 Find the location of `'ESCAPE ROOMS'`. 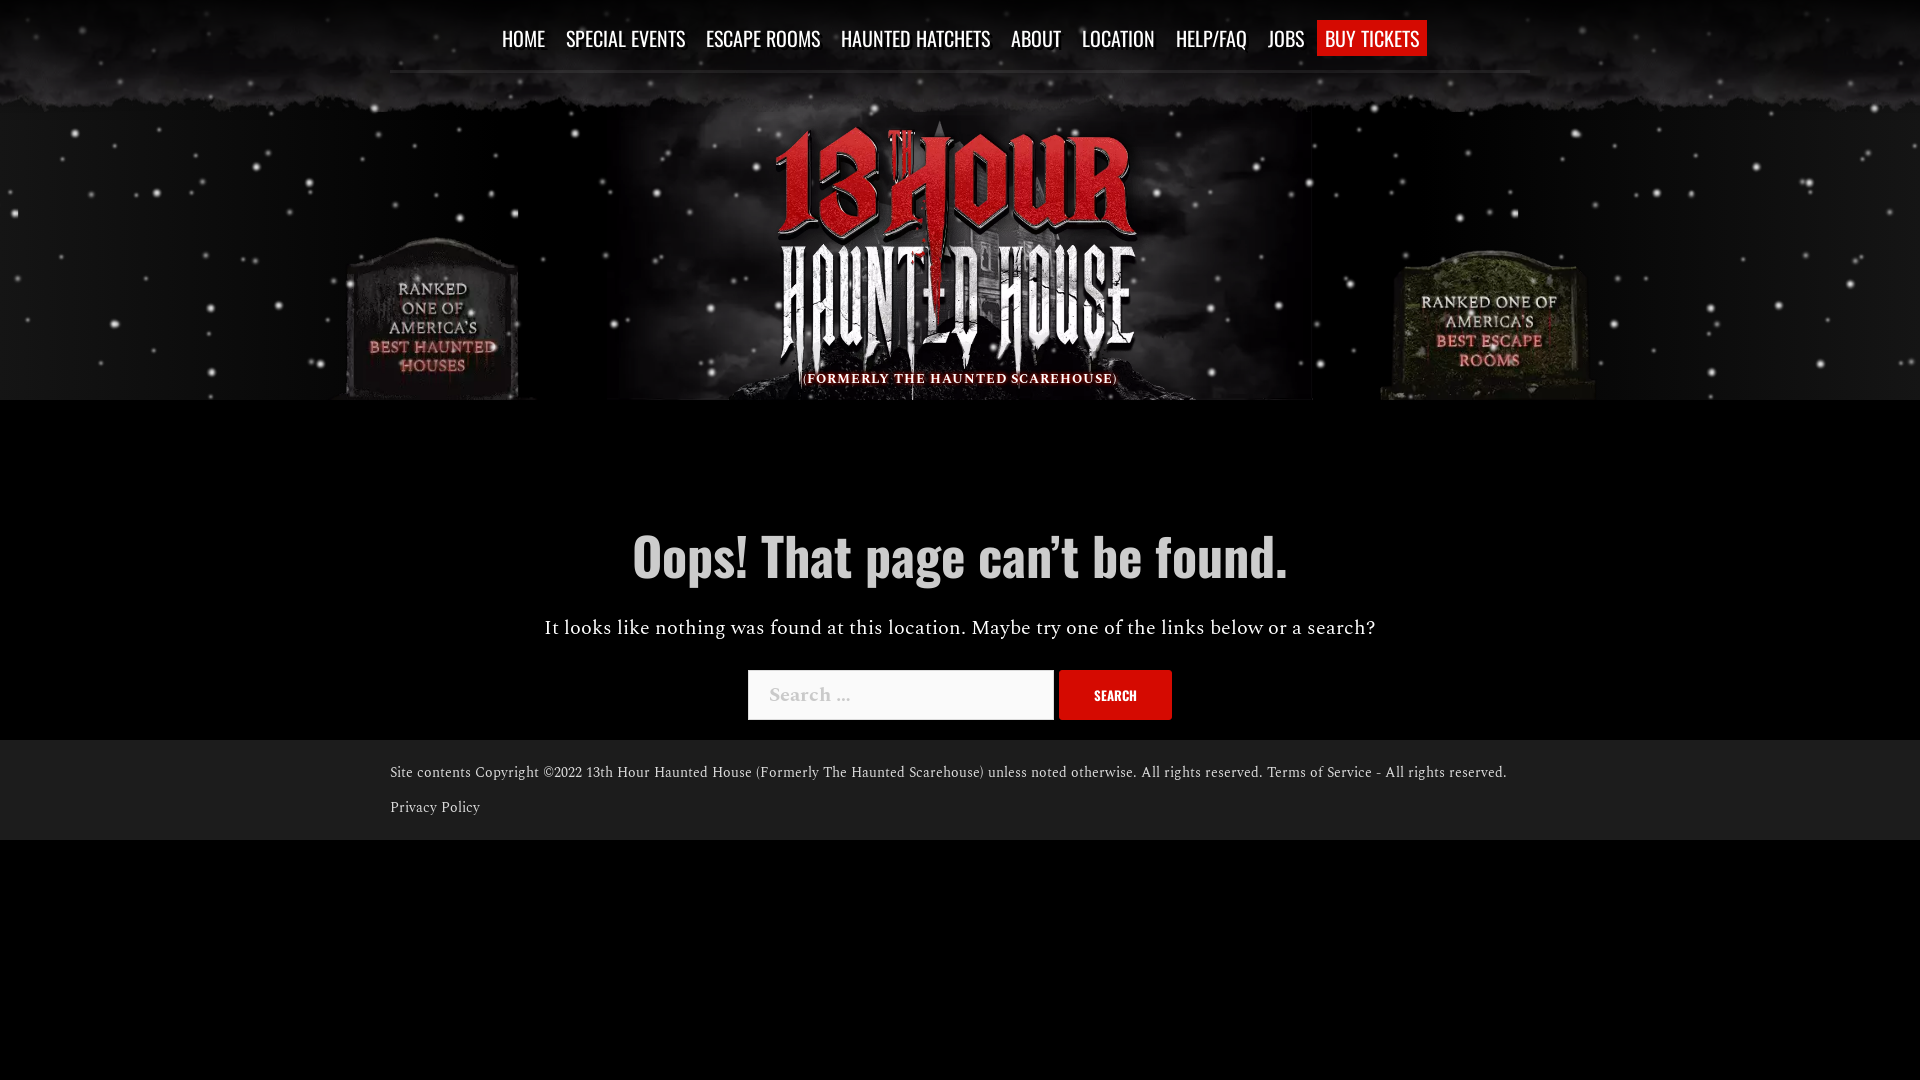

'ESCAPE ROOMS' is located at coordinates (762, 38).